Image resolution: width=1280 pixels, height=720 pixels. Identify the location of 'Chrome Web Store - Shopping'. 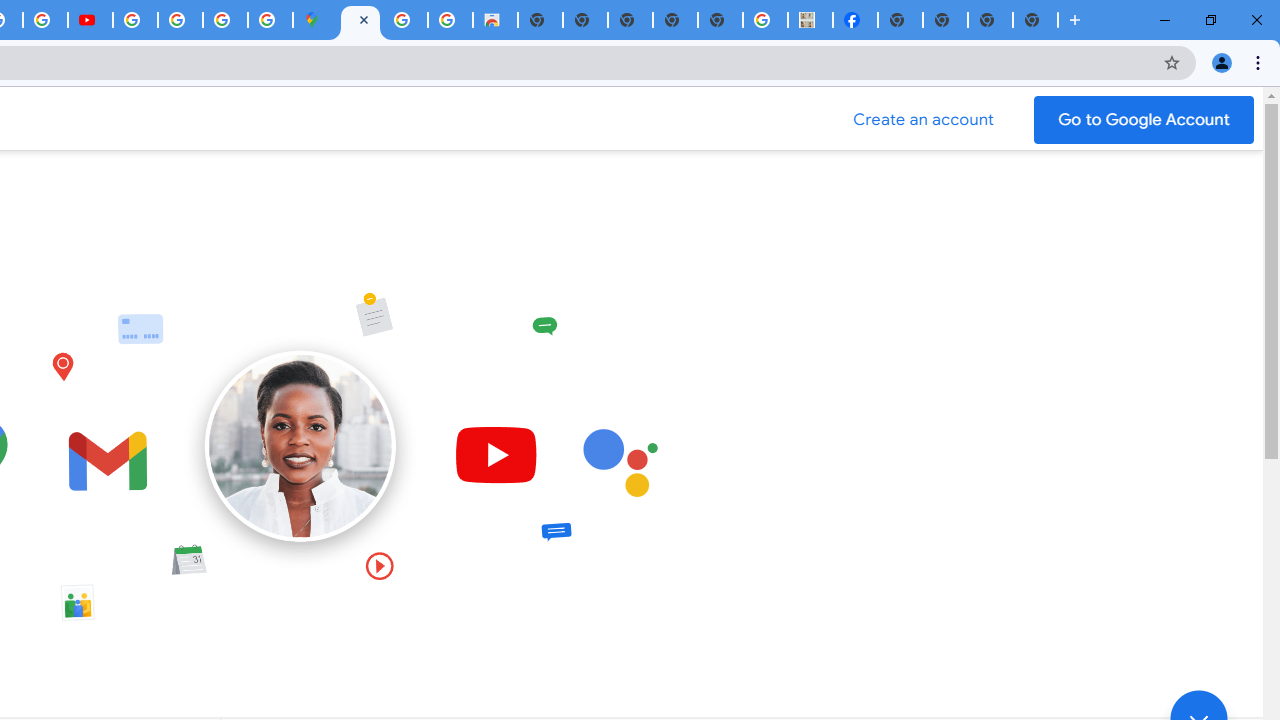
(495, 20).